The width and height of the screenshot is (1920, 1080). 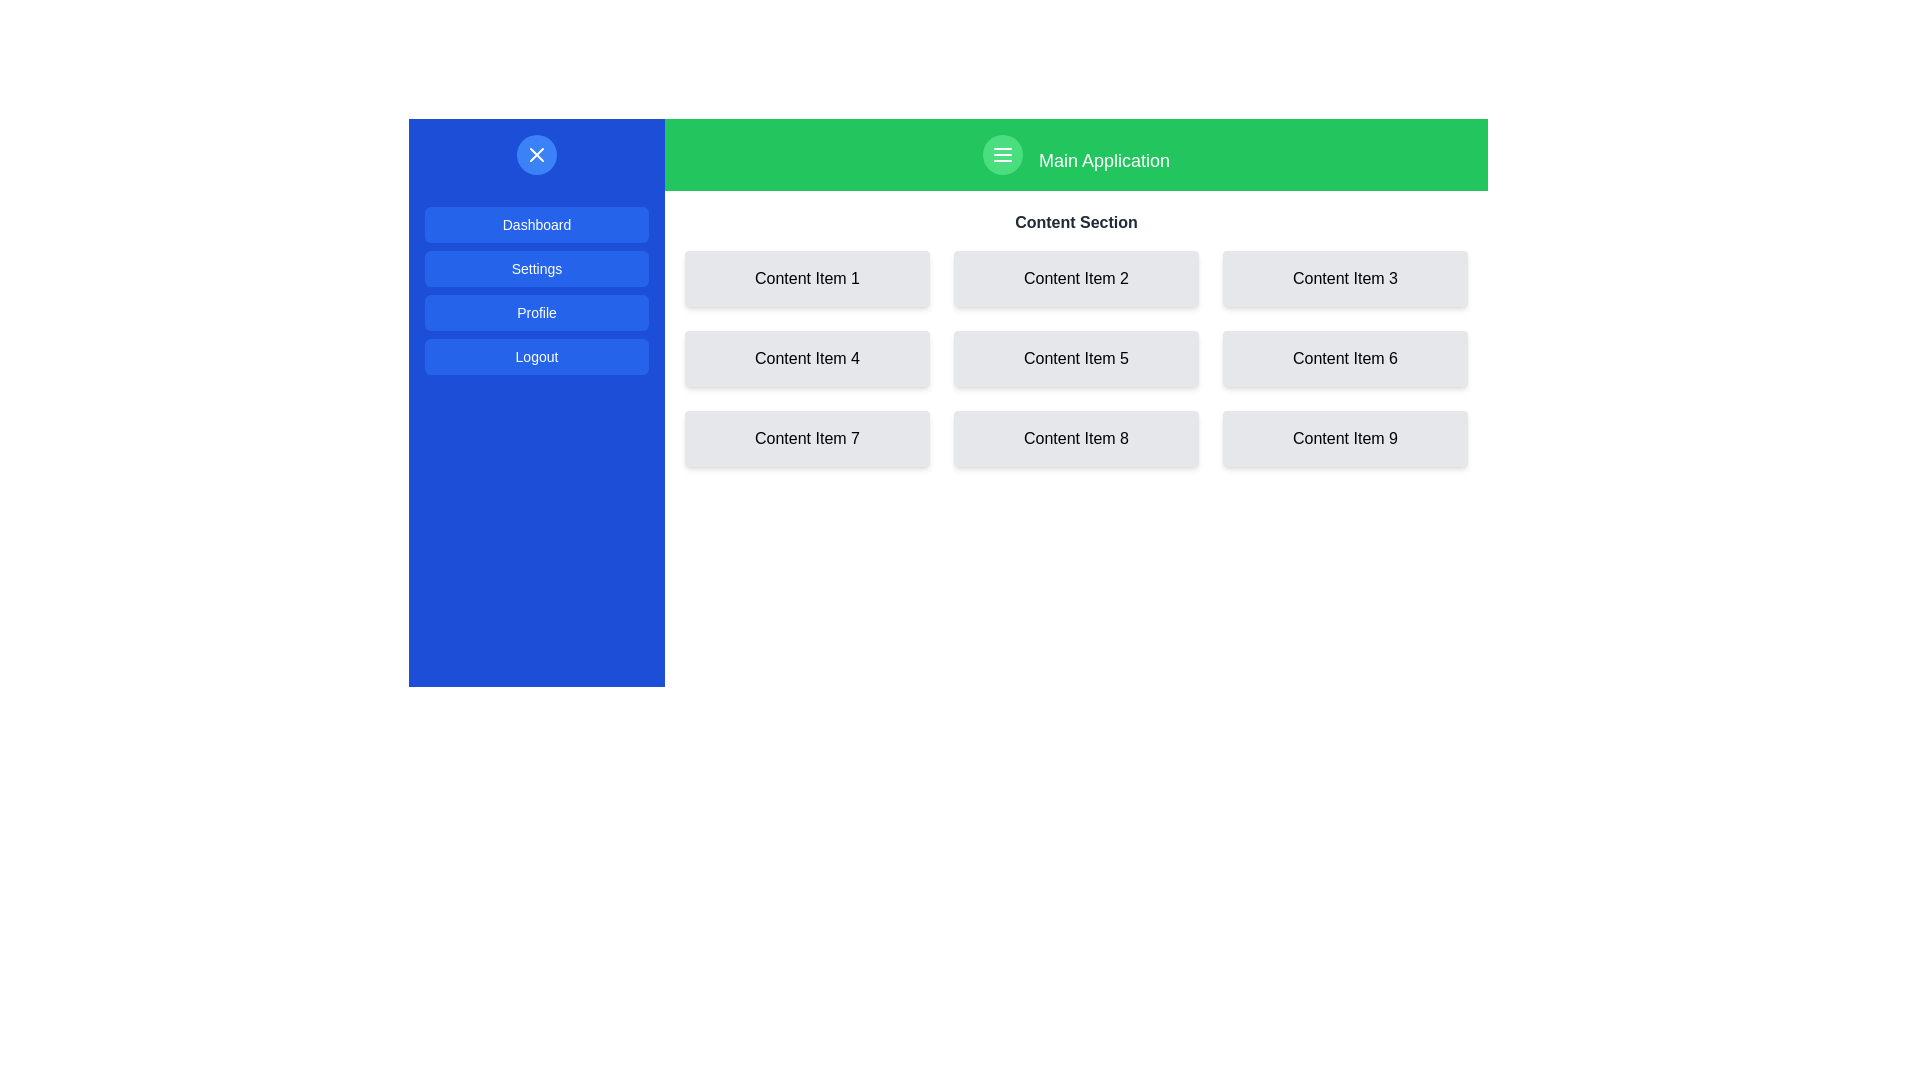 I want to click on the menu icon located on the header bar at the top of the application interface, so click(x=1075, y=153).